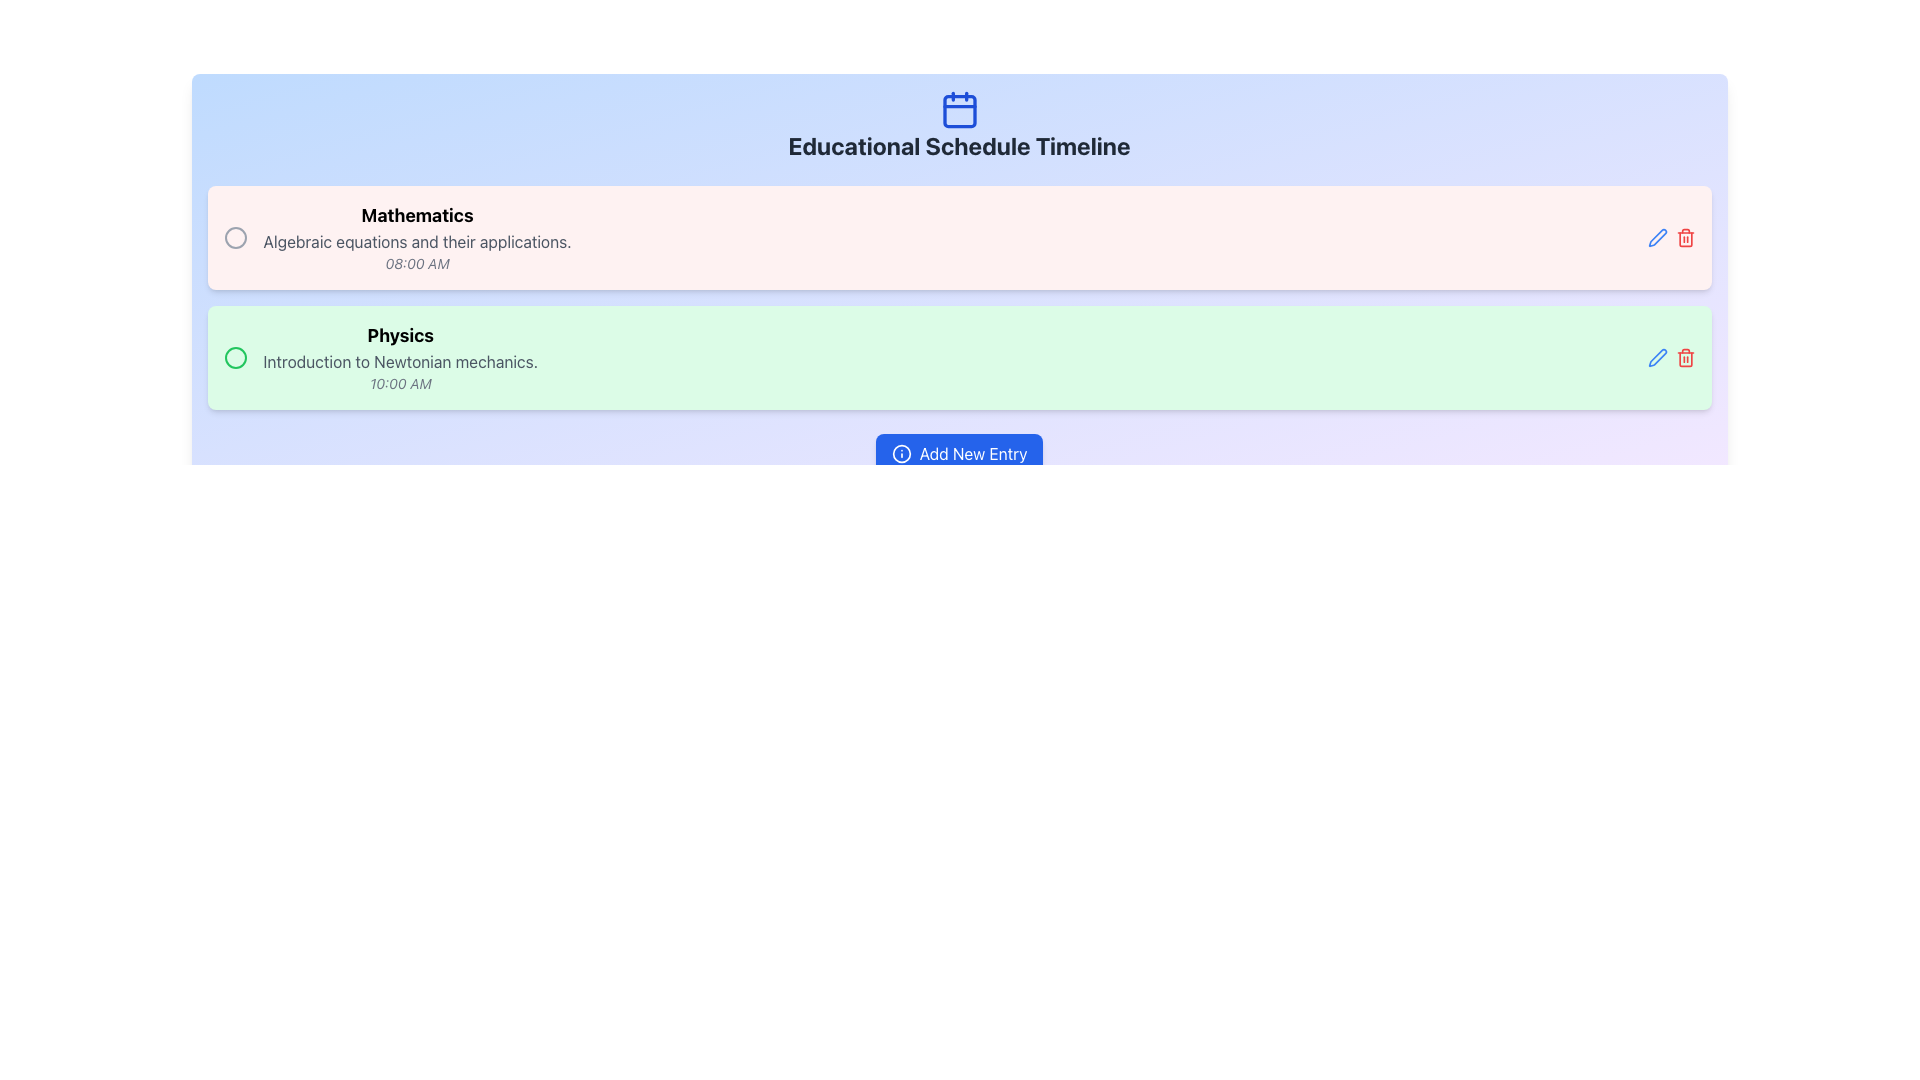  What do you see at coordinates (416, 237) in the screenshot?
I see `the Text block containing the headline 'Mathematics', the description 'Algebraic equations and their applications.', and the timestamp '08:00 AM', which is centered within a pinkish background area of a vertical timeline layout` at bounding box center [416, 237].